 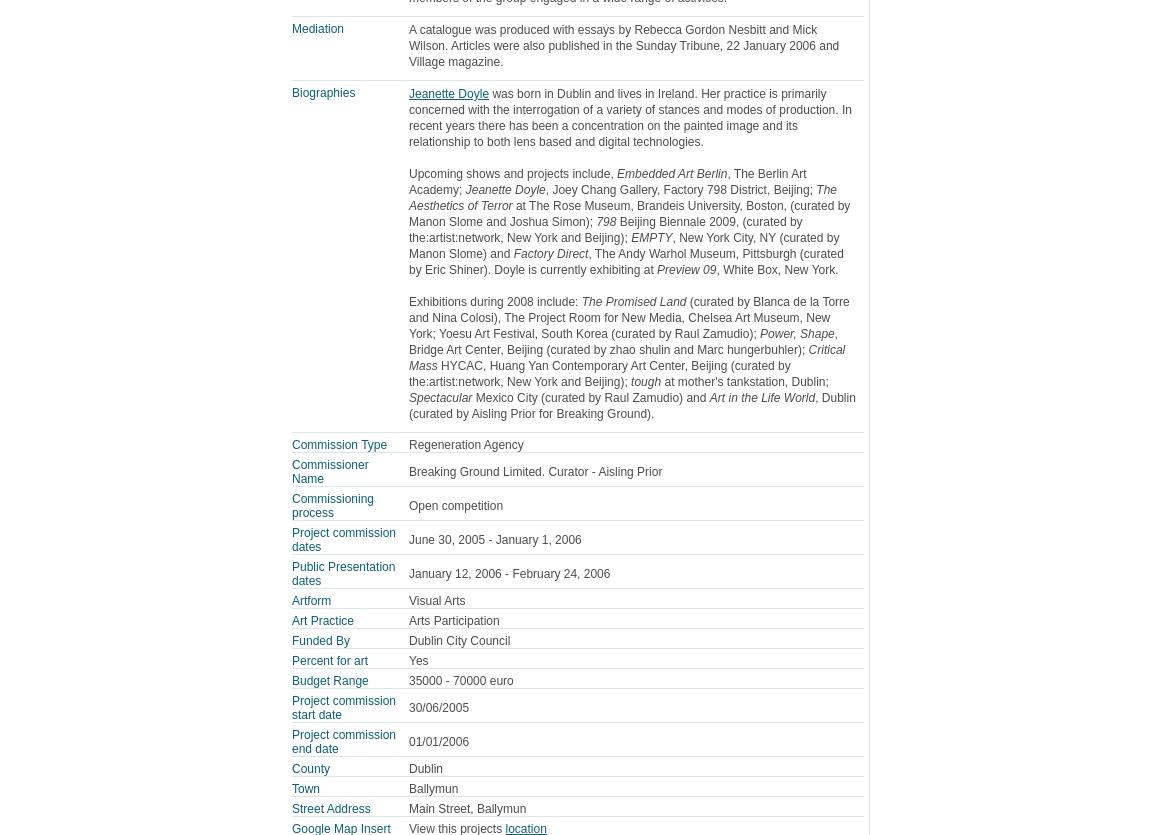 What do you see at coordinates (622, 245) in the screenshot?
I see `', New York City, NY (curated by Manon Slome) and'` at bounding box center [622, 245].